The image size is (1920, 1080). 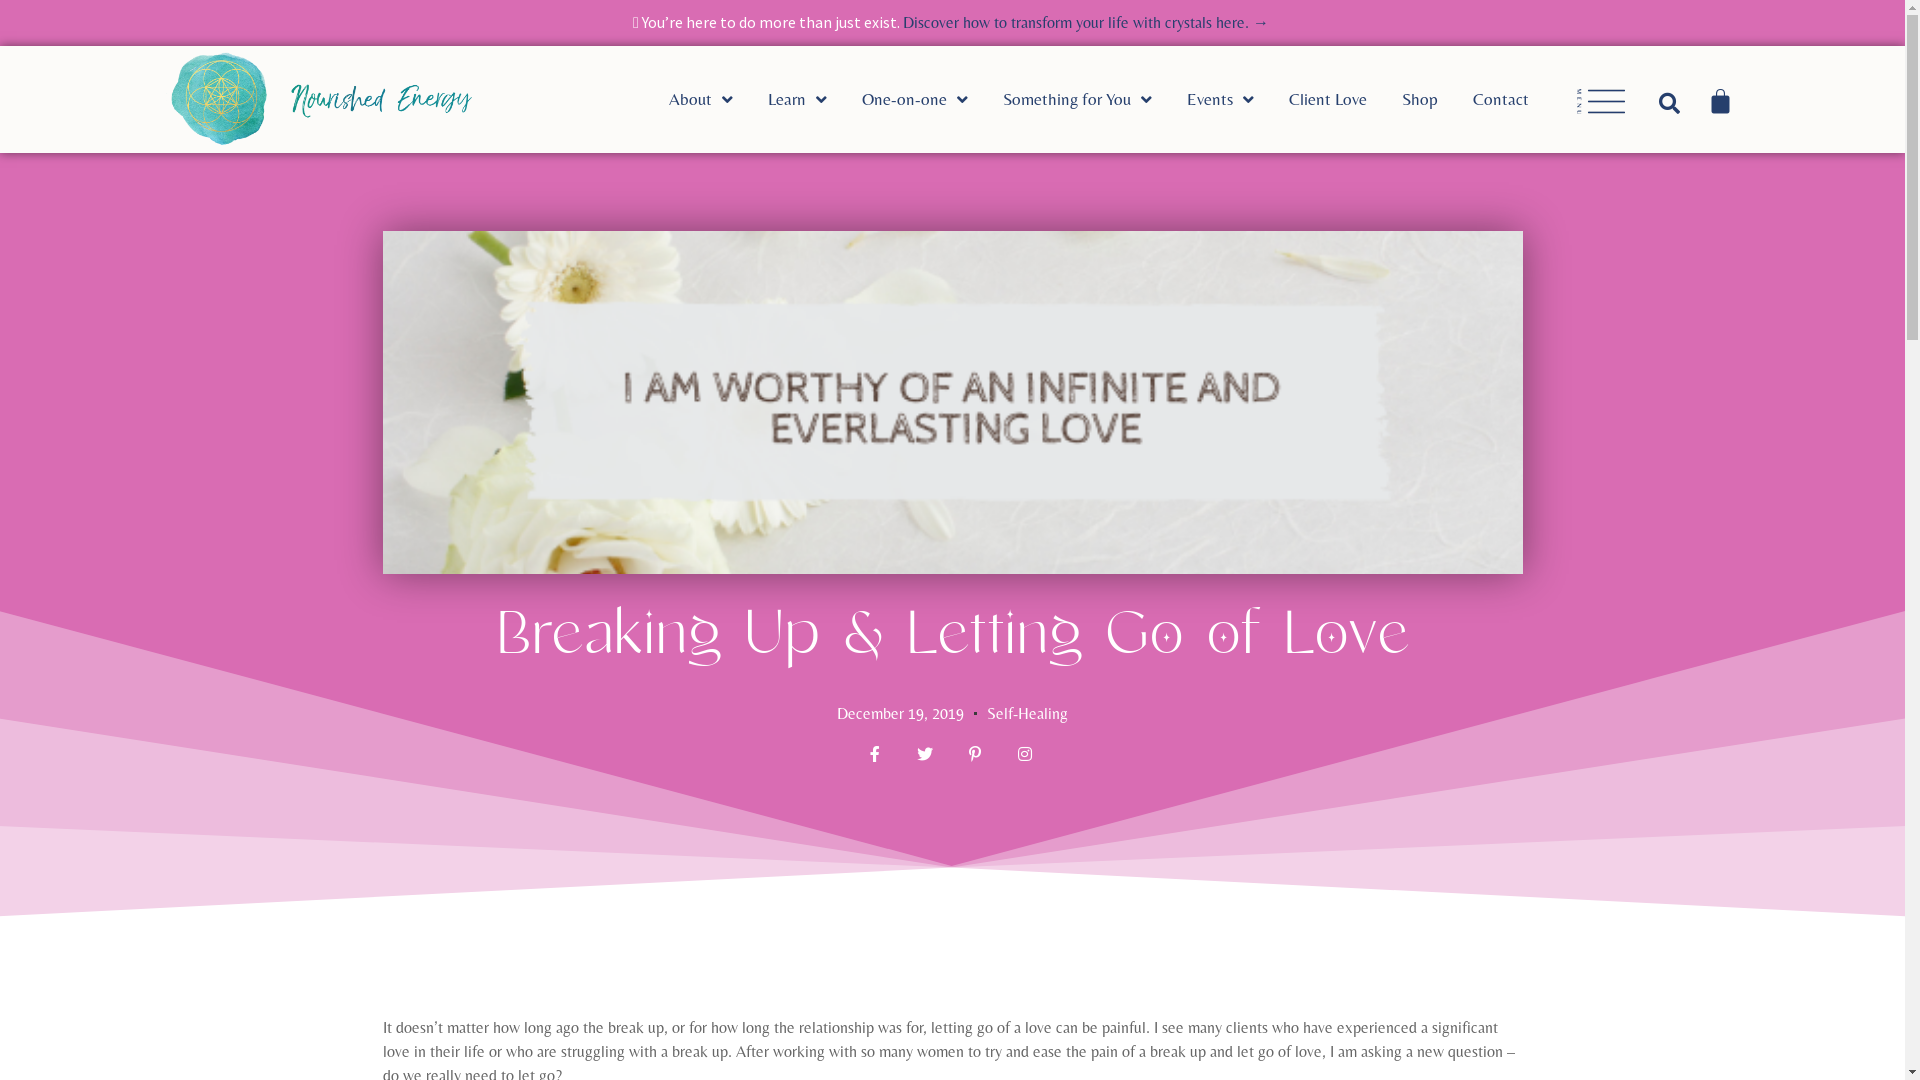 What do you see at coordinates (899, 712) in the screenshot?
I see `'December 19, 2019'` at bounding box center [899, 712].